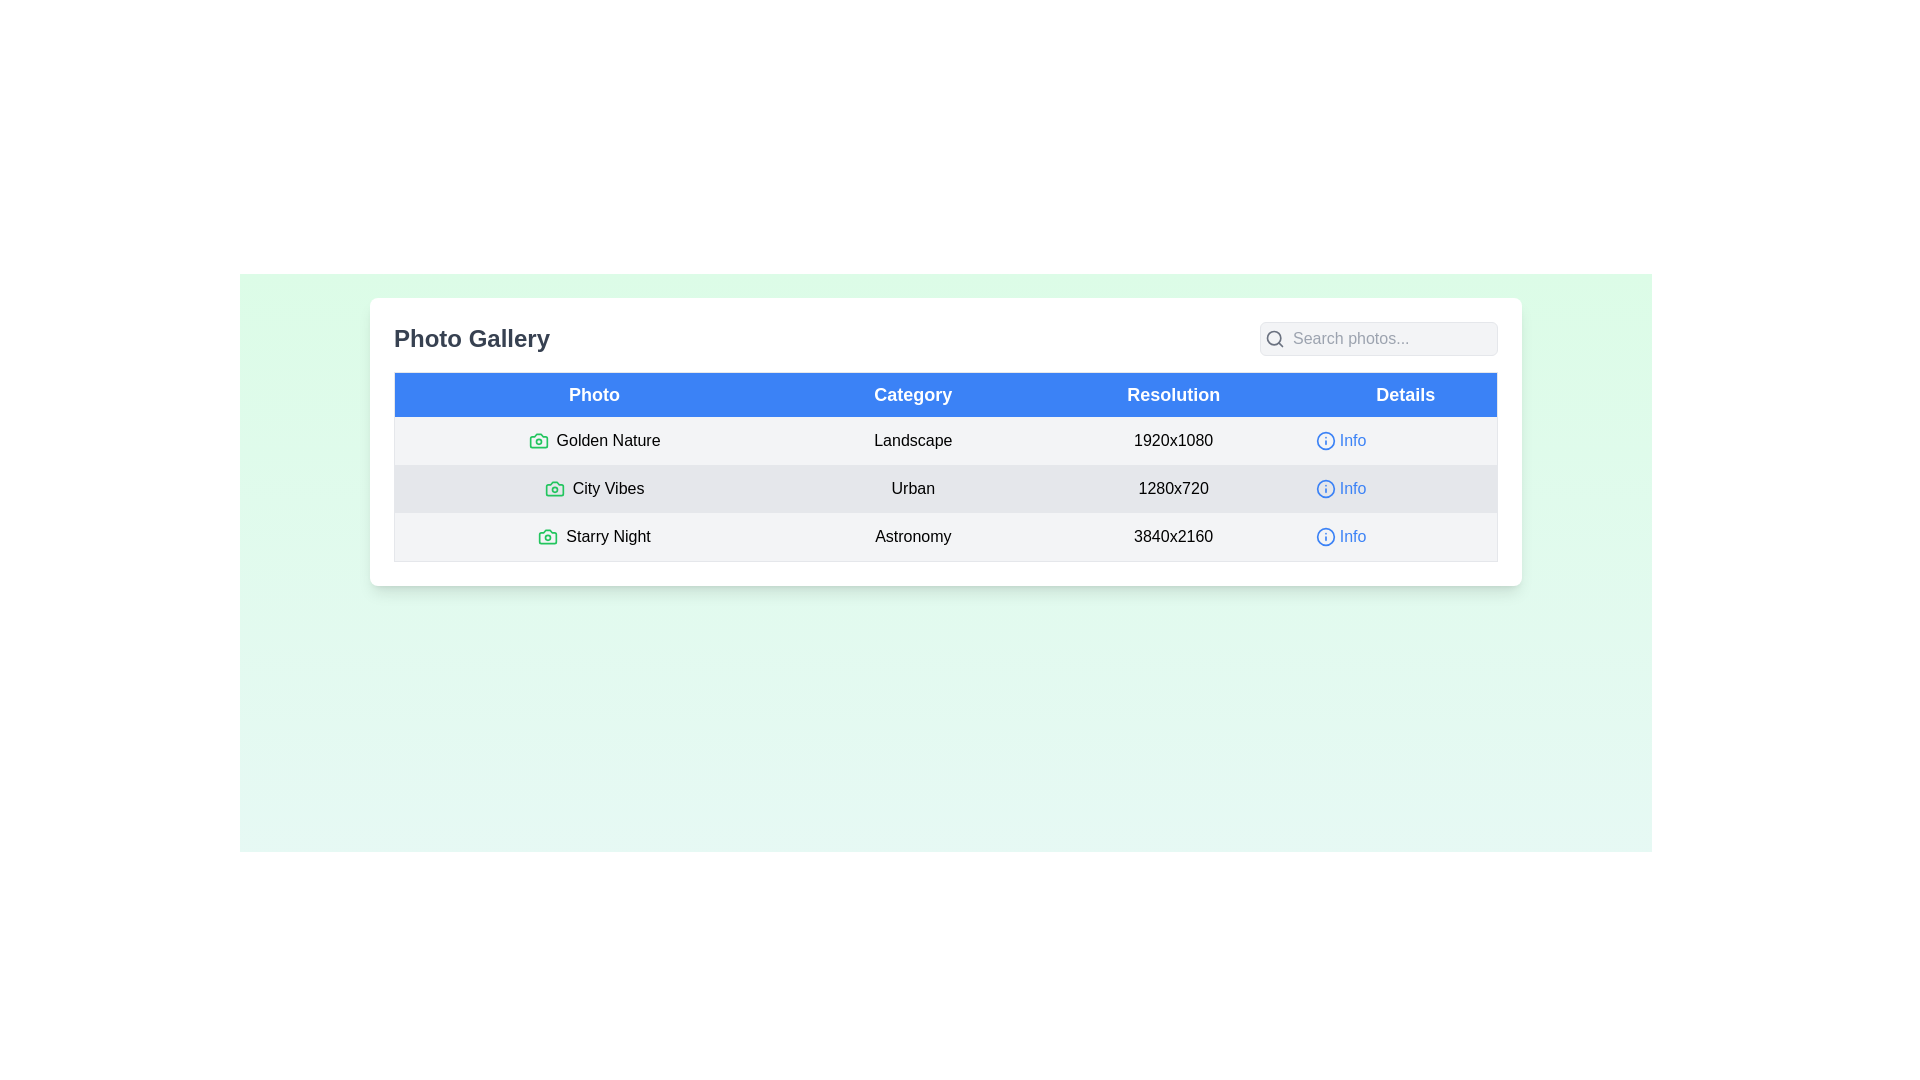 Image resolution: width=1920 pixels, height=1080 pixels. Describe the element at coordinates (593, 394) in the screenshot. I see `the header label categorizing photo-related information in the first column of the table` at that location.